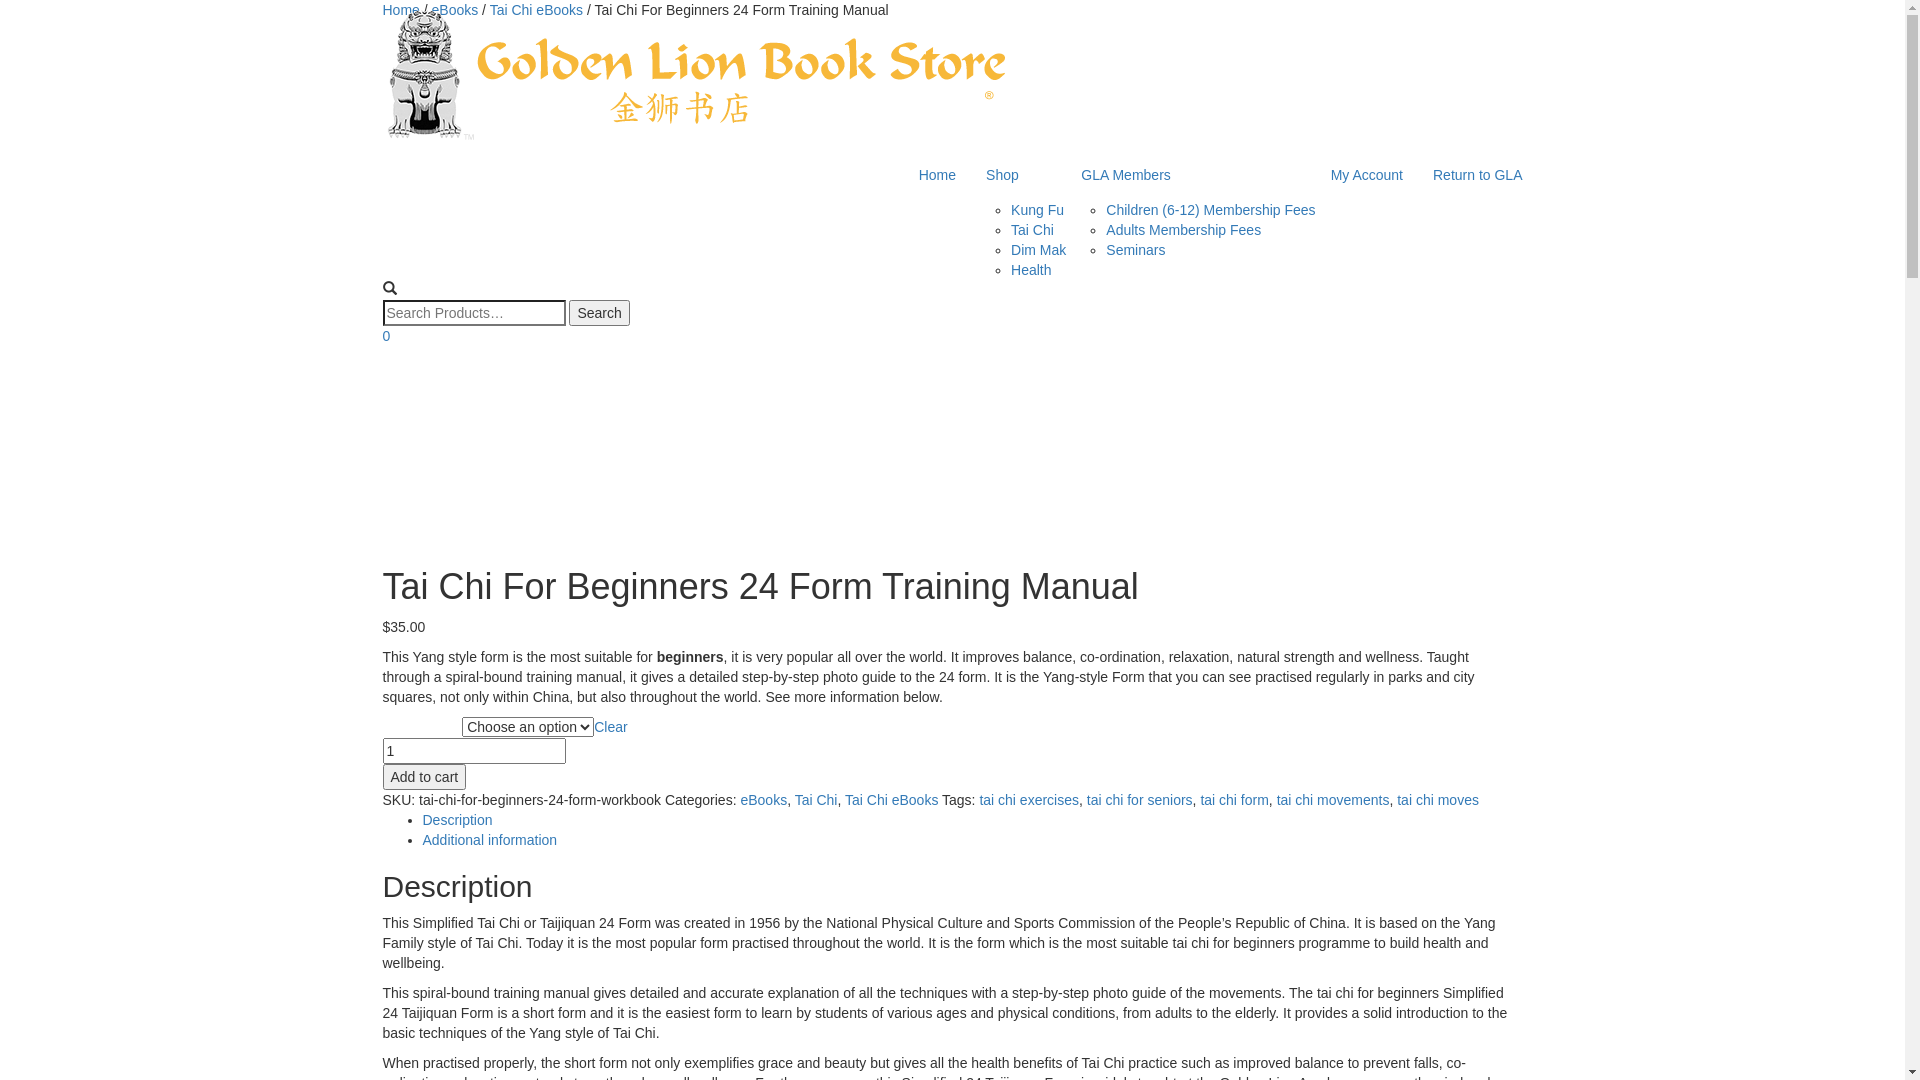 The height and width of the screenshot is (1080, 1920). I want to click on 'Add to cart', so click(382, 775).